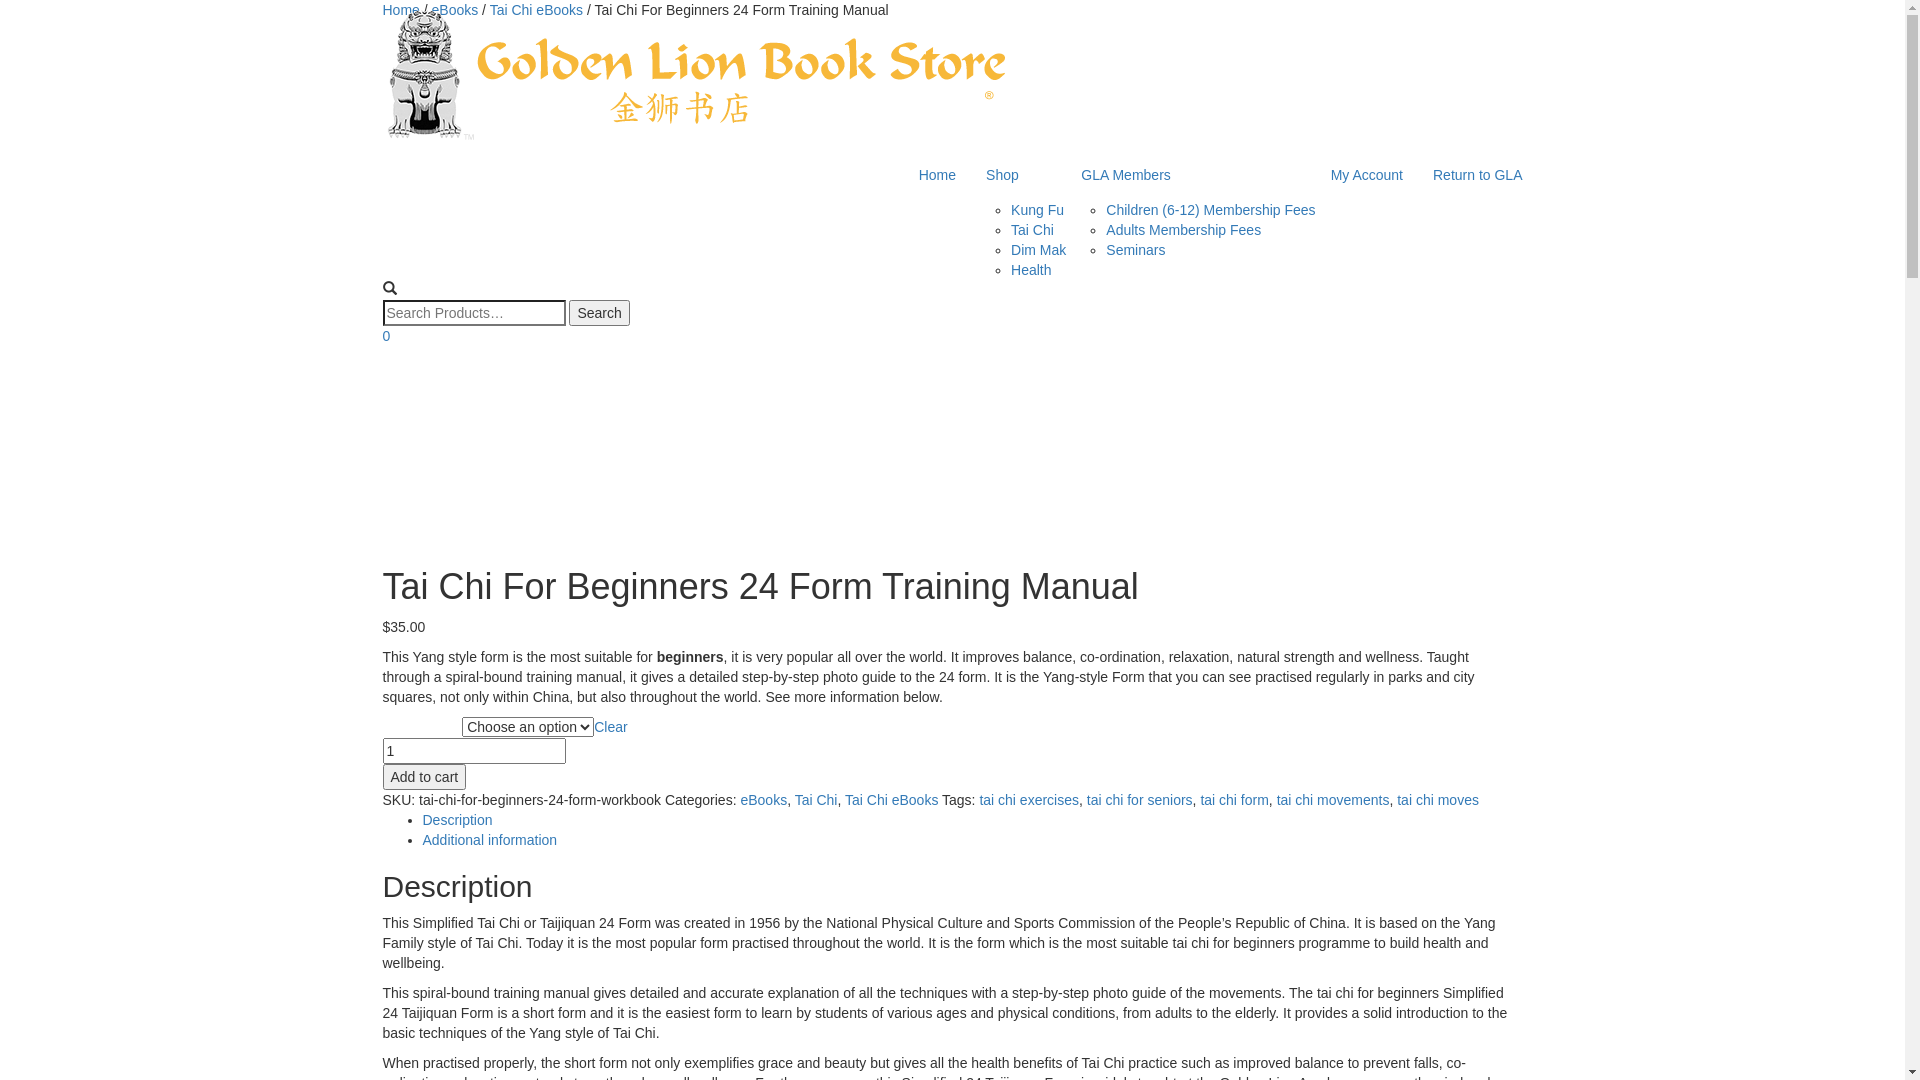 The height and width of the screenshot is (1080, 1920). I want to click on 'Add to cart', so click(382, 775).